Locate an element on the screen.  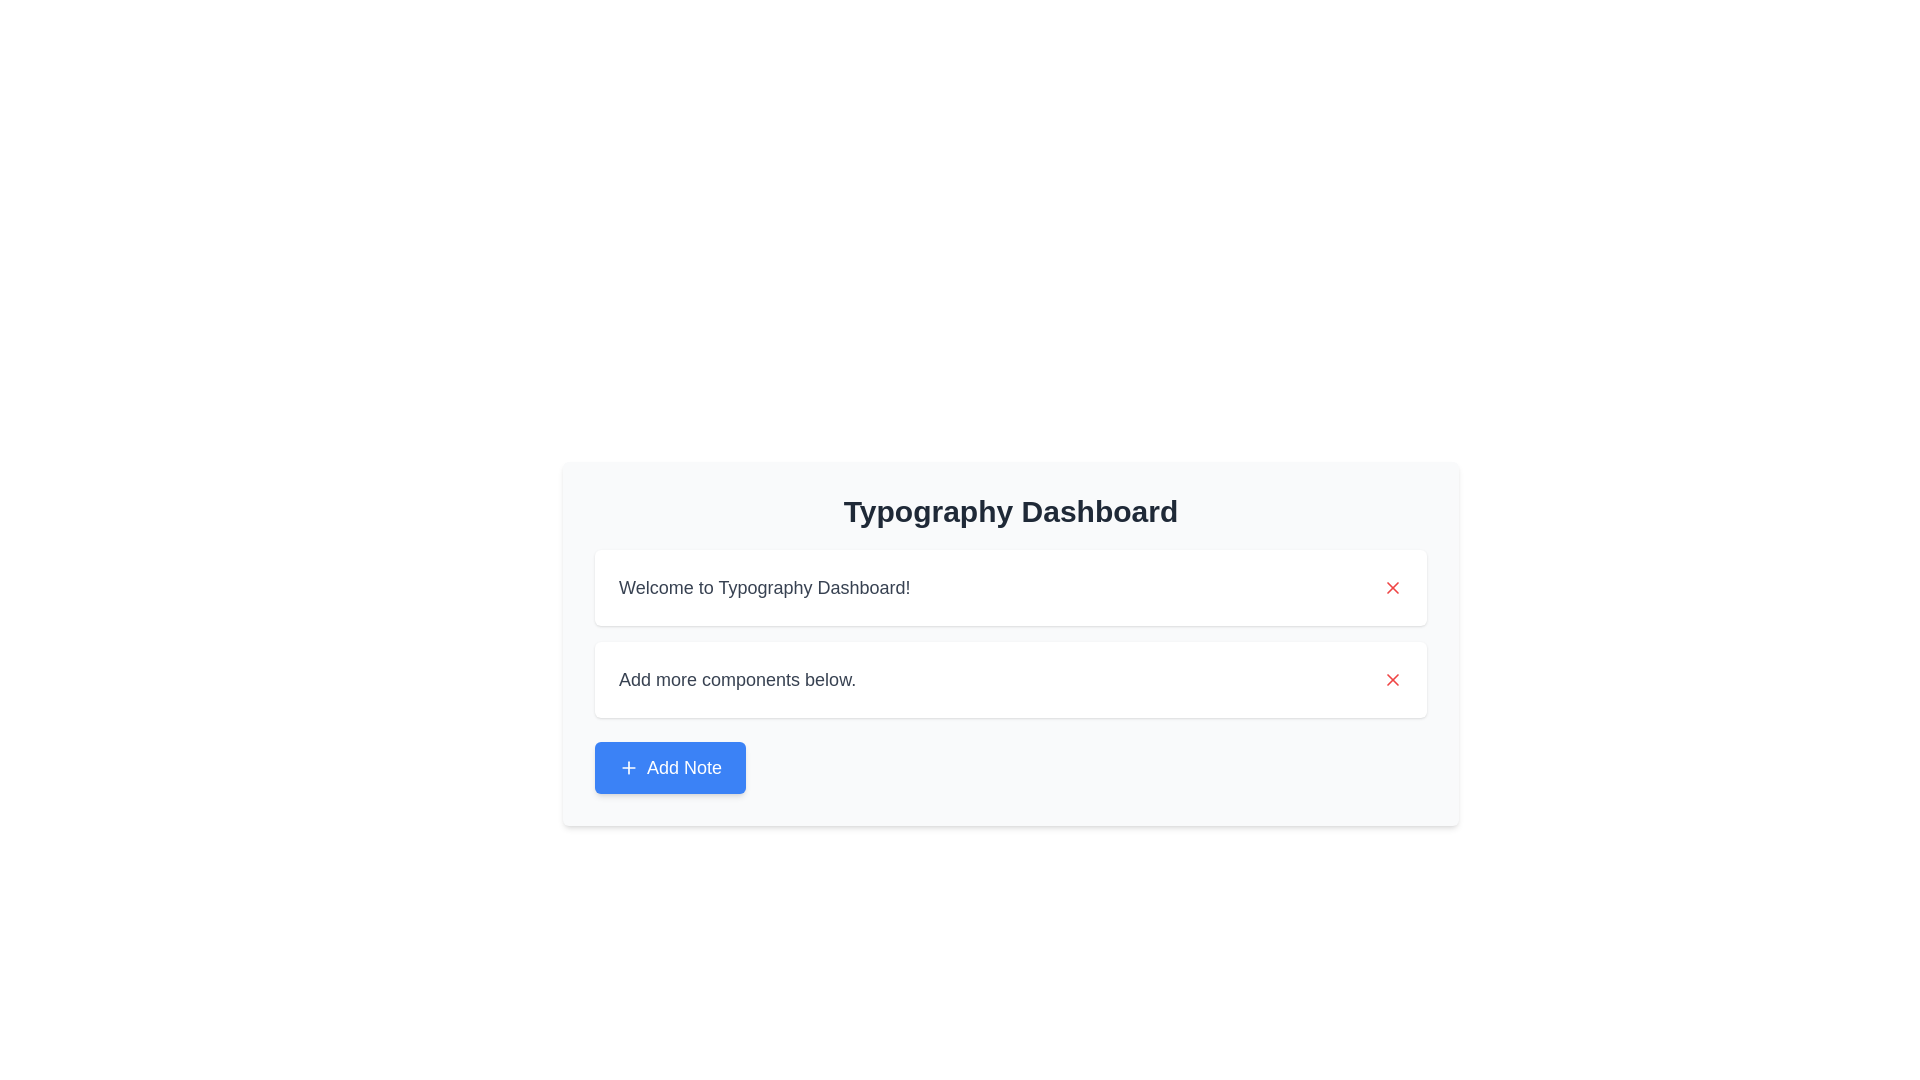
the button labeled 'Add Note' which is styled with a white font on a blue background, located at the bottom-left corner of the central panel is located at coordinates (684, 766).